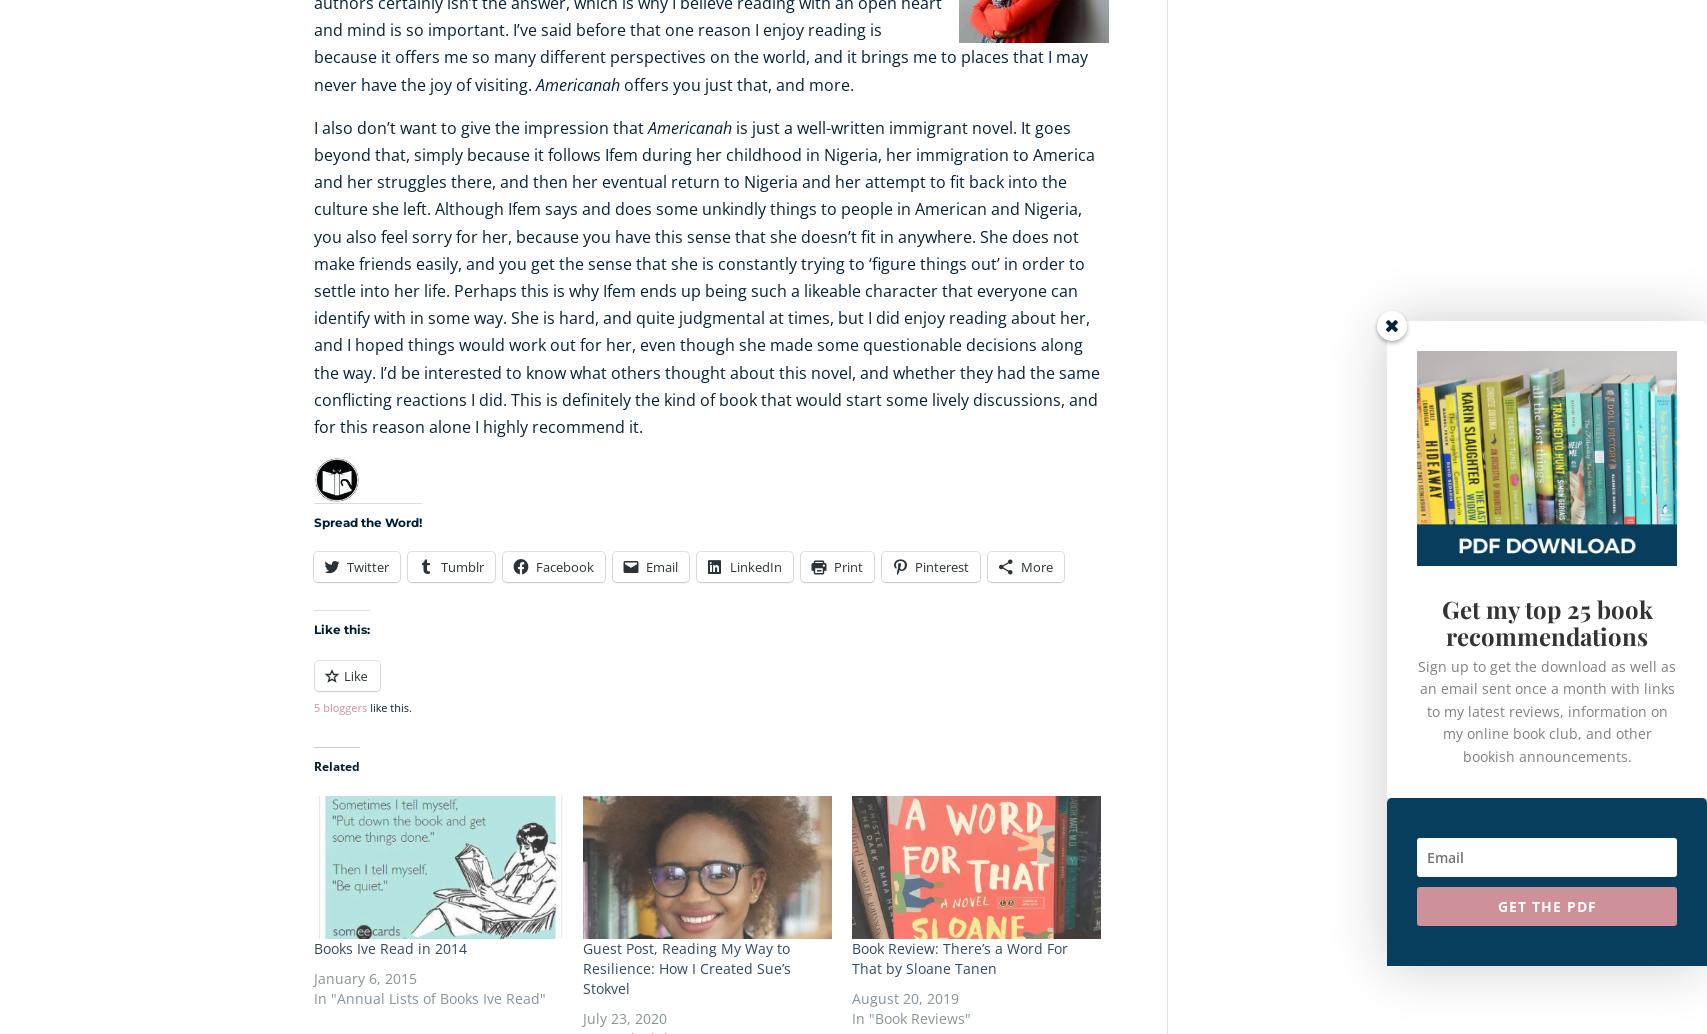  I want to click on 'Tumblr', so click(461, 567).